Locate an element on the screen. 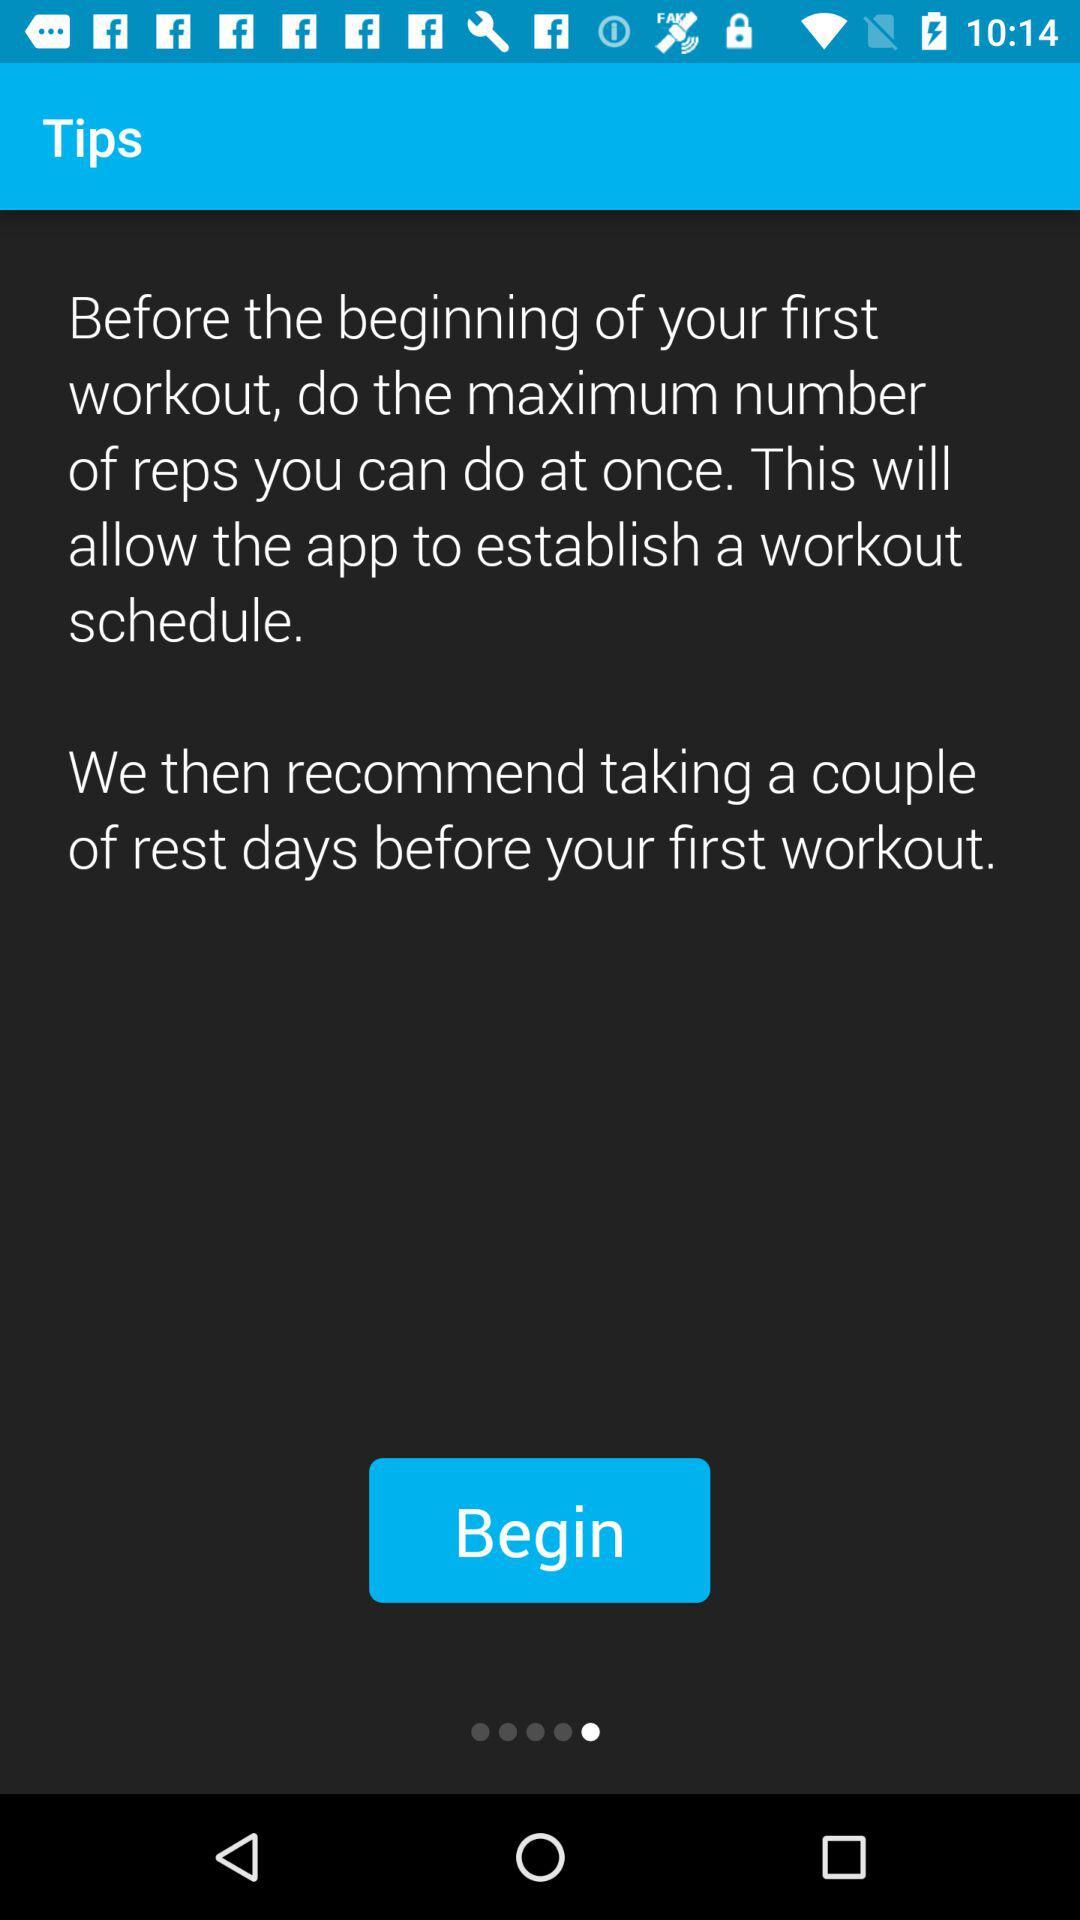 This screenshot has width=1080, height=1920. begin is located at coordinates (538, 1529).